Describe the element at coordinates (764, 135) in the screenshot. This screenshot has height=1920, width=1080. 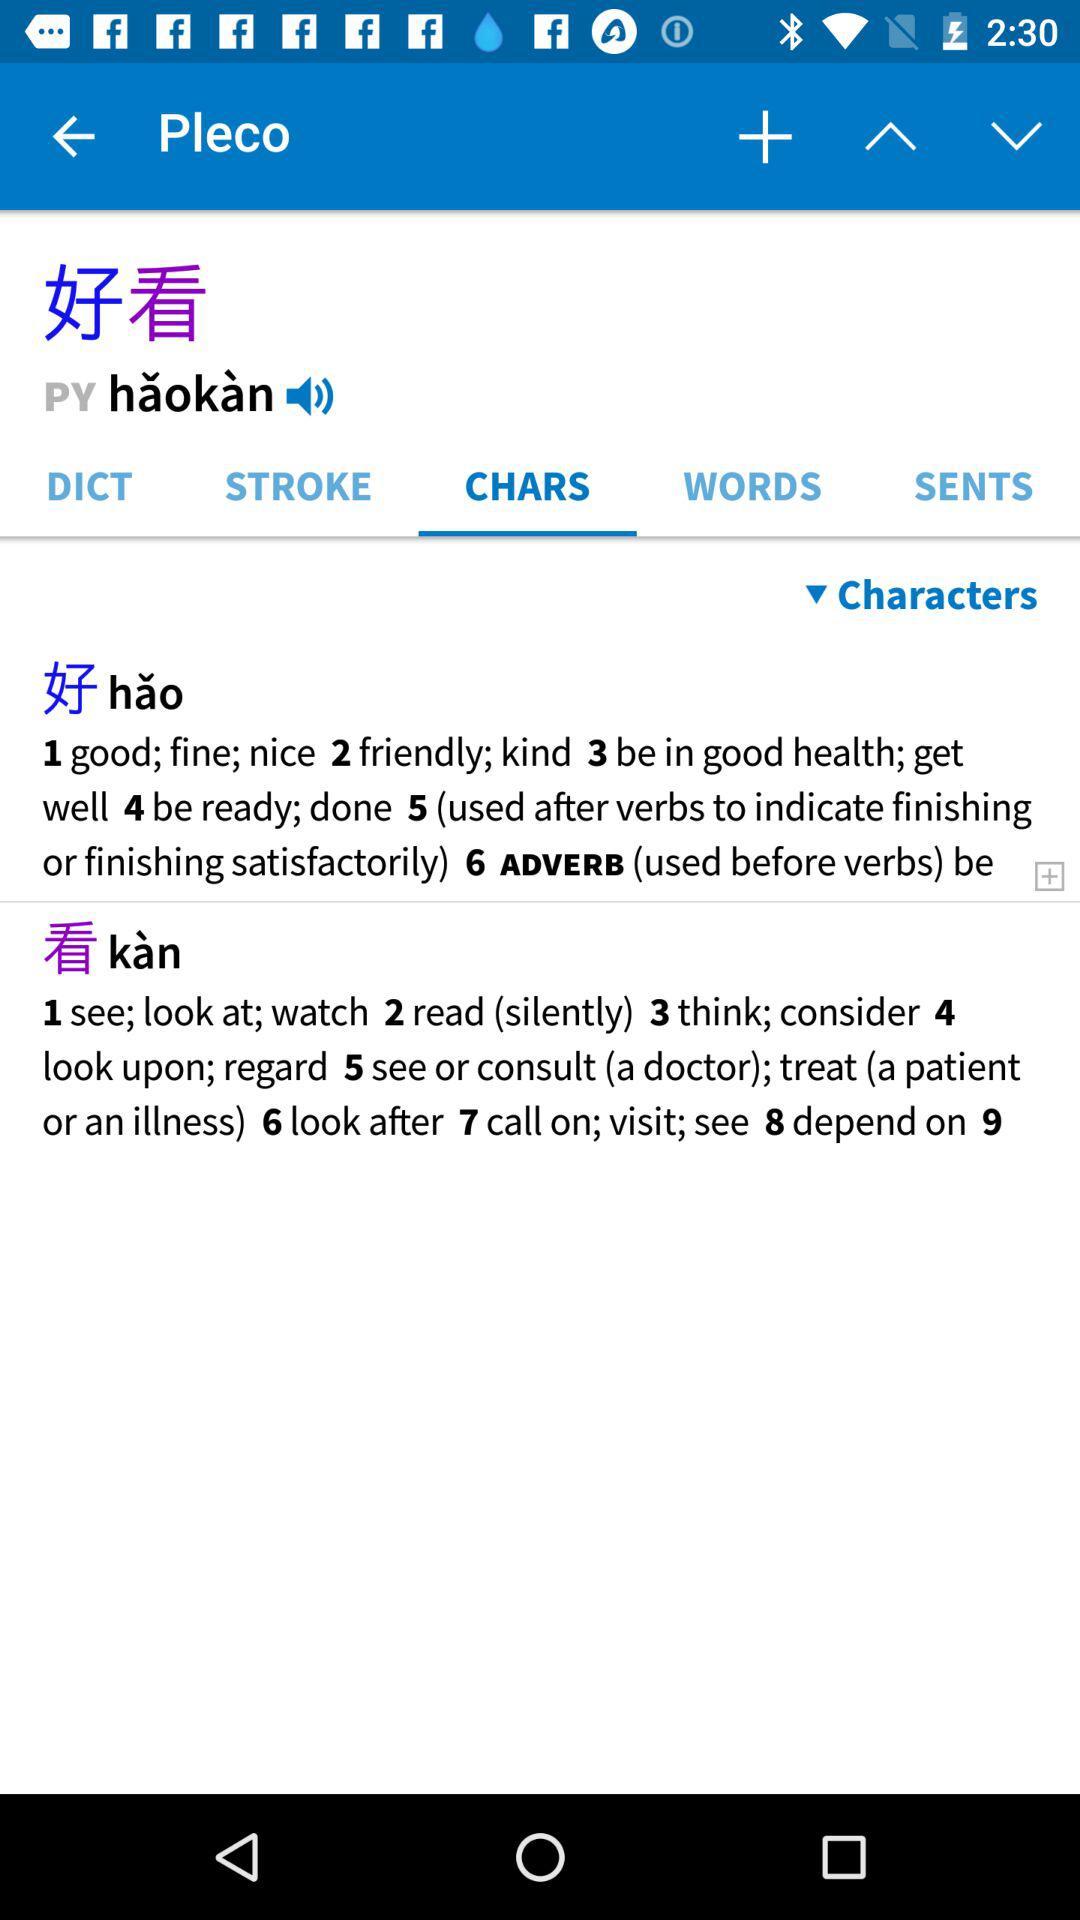
I see `item next to pleco item` at that location.